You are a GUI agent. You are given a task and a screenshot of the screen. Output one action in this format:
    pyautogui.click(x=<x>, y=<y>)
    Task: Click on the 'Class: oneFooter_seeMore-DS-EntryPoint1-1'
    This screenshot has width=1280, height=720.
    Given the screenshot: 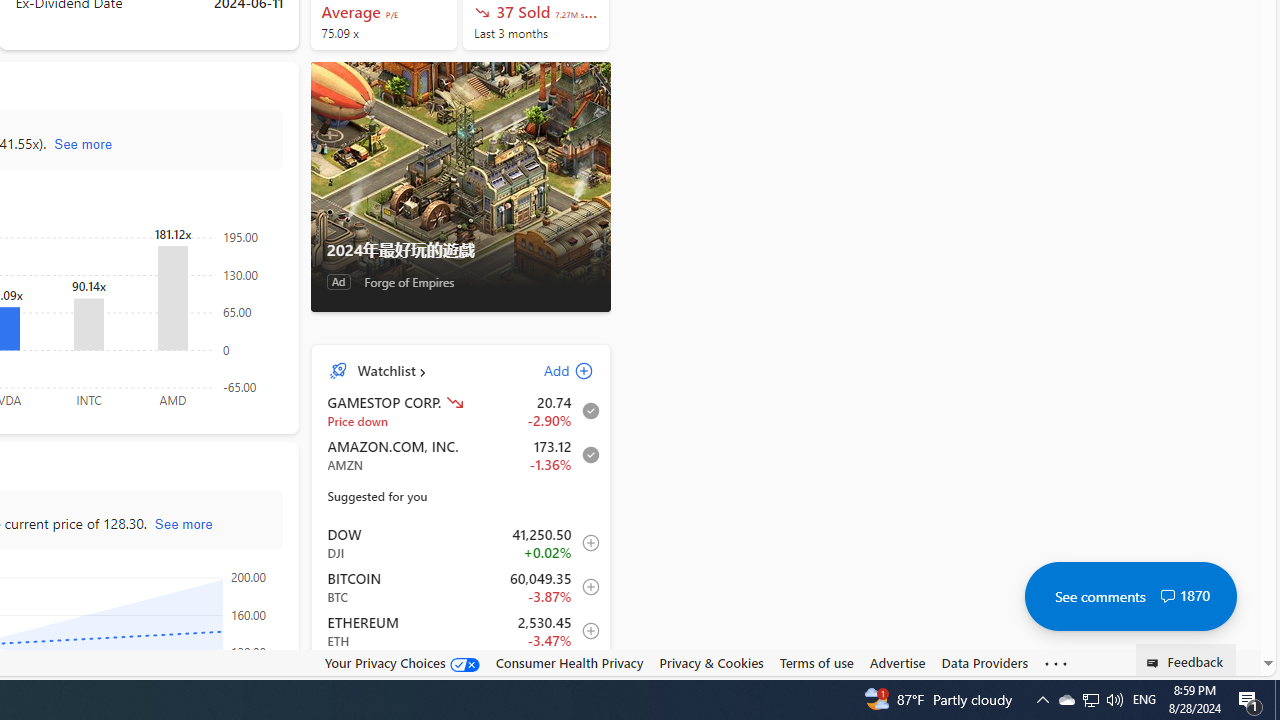 What is the action you would take?
    pyautogui.click(x=1055, y=663)
    